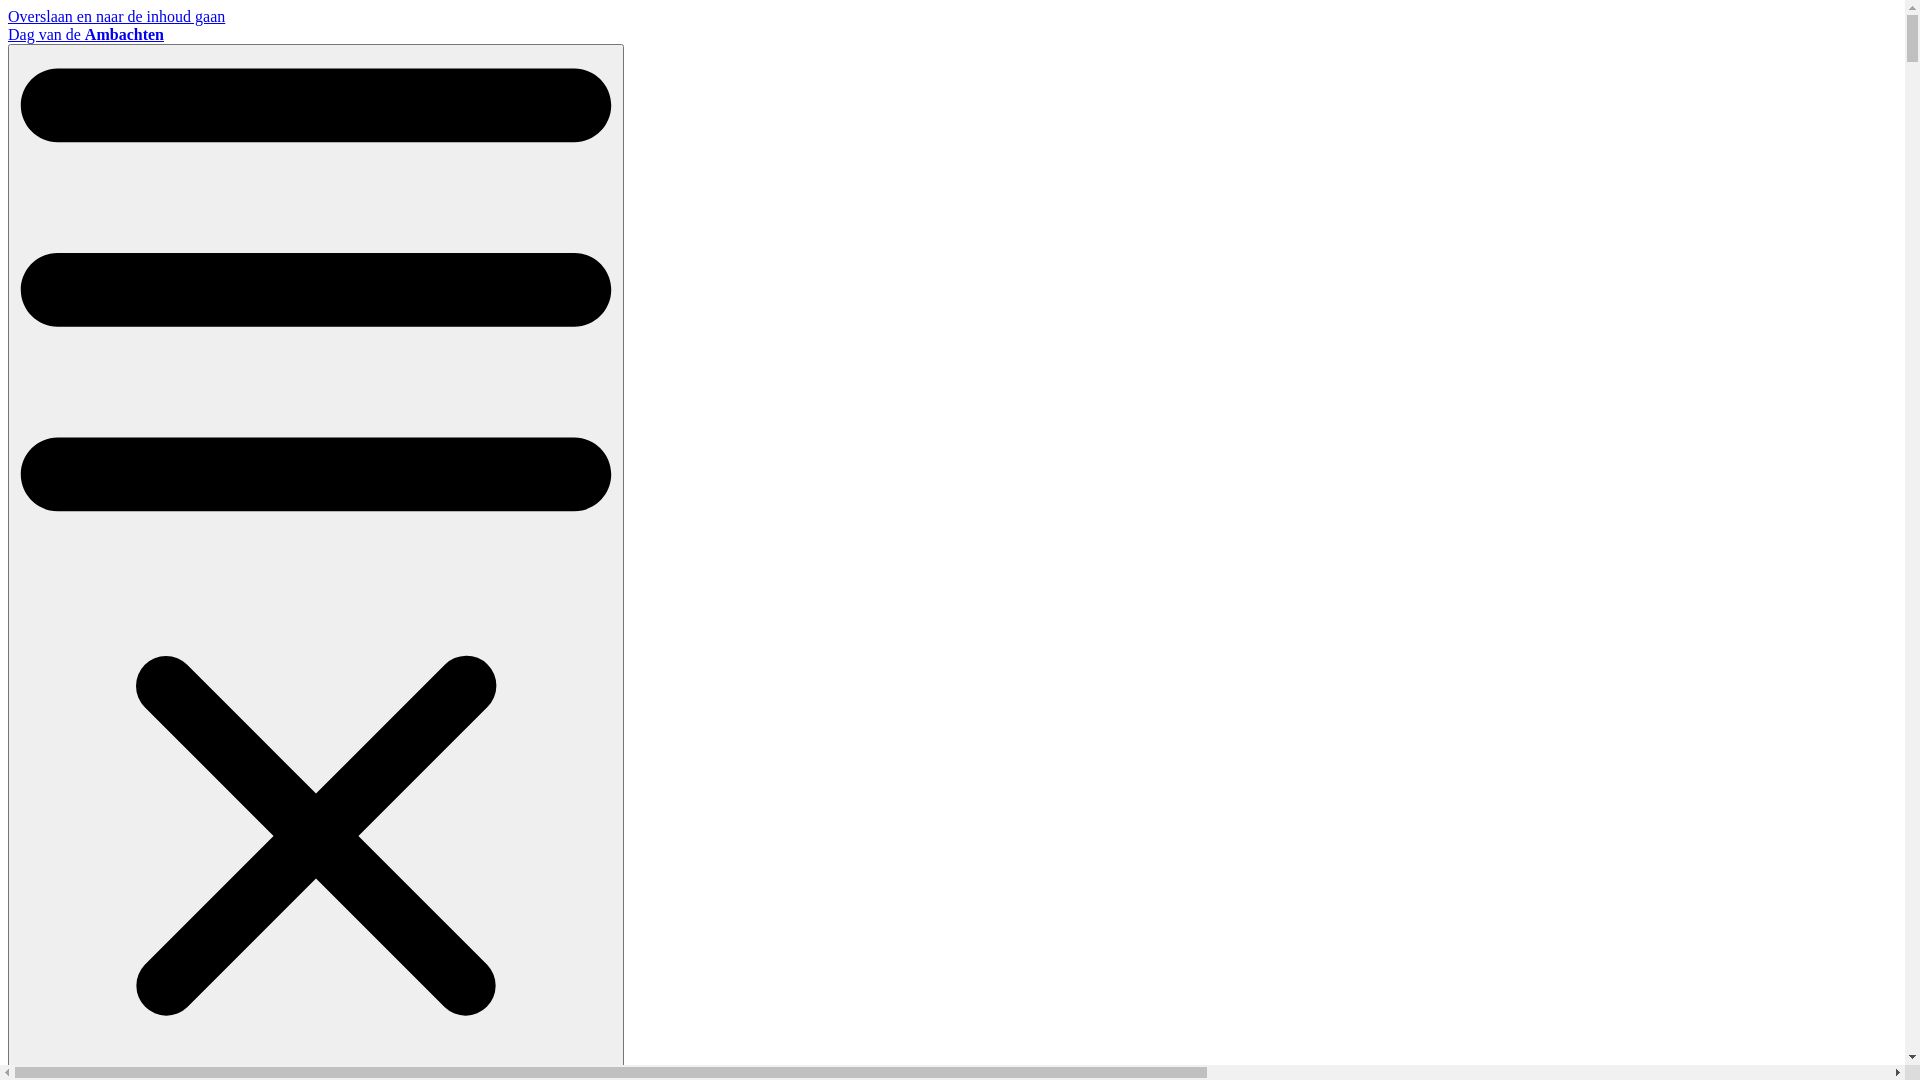  What do you see at coordinates (8, 16) in the screenshot?
I see `'Overslaan en naar de inhoud gaan'` at bounding box center [8, 16].